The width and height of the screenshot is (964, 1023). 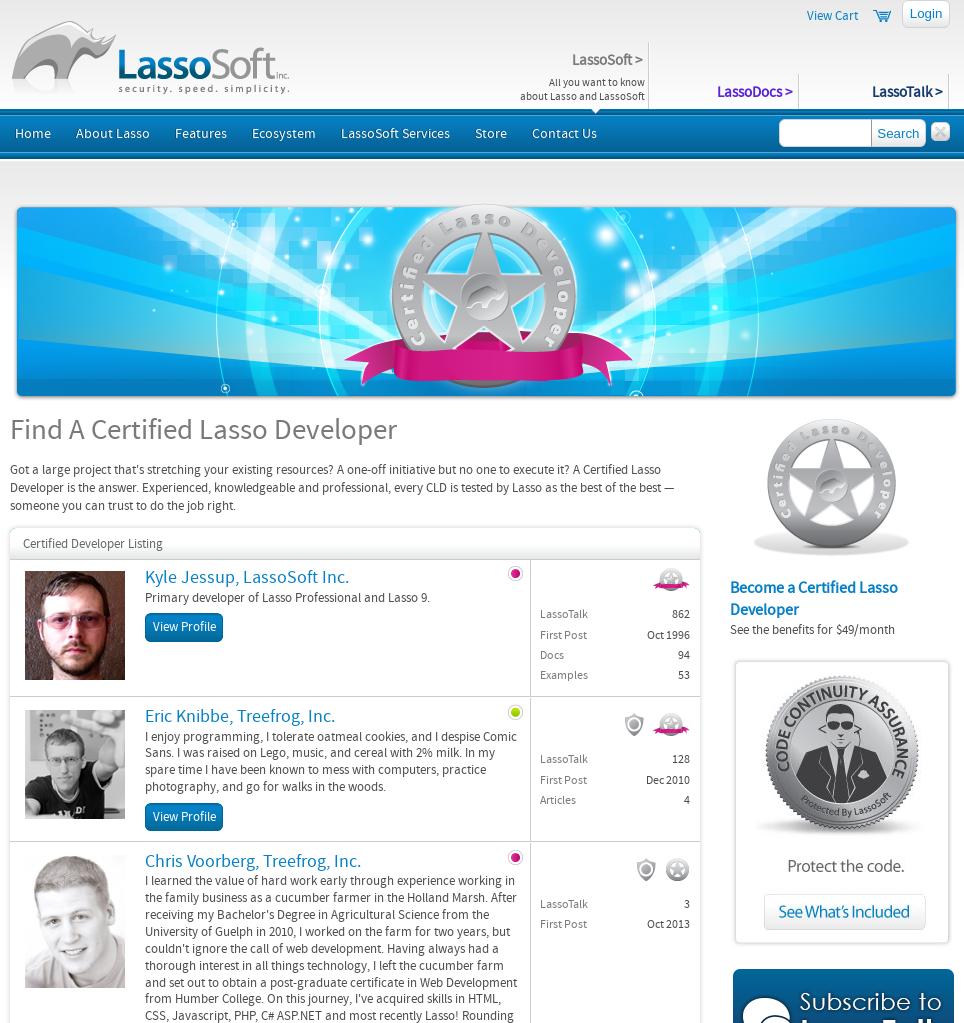 What do you see at coordinates (31, 133) in the screenshot?
I see `'Home'` at bounding box center [31, 133].